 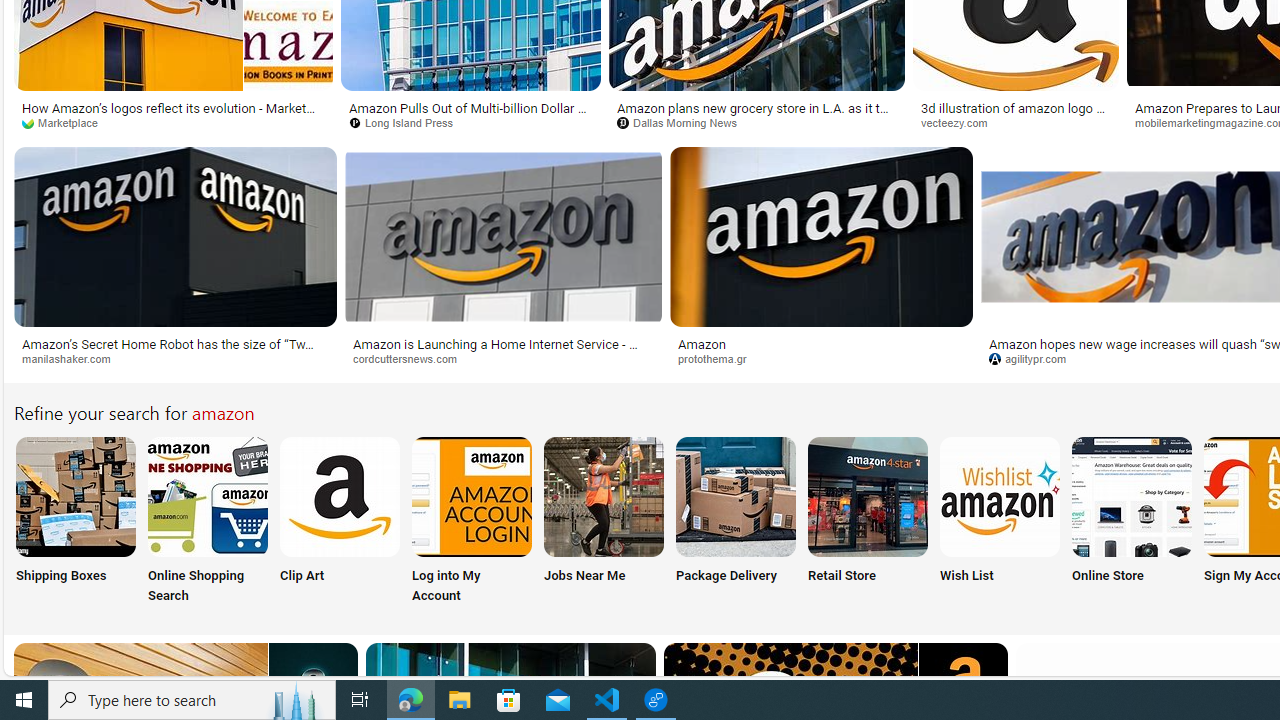 I want to click on 'Amazon Online Shopping Search', so click(x=208, y=495).